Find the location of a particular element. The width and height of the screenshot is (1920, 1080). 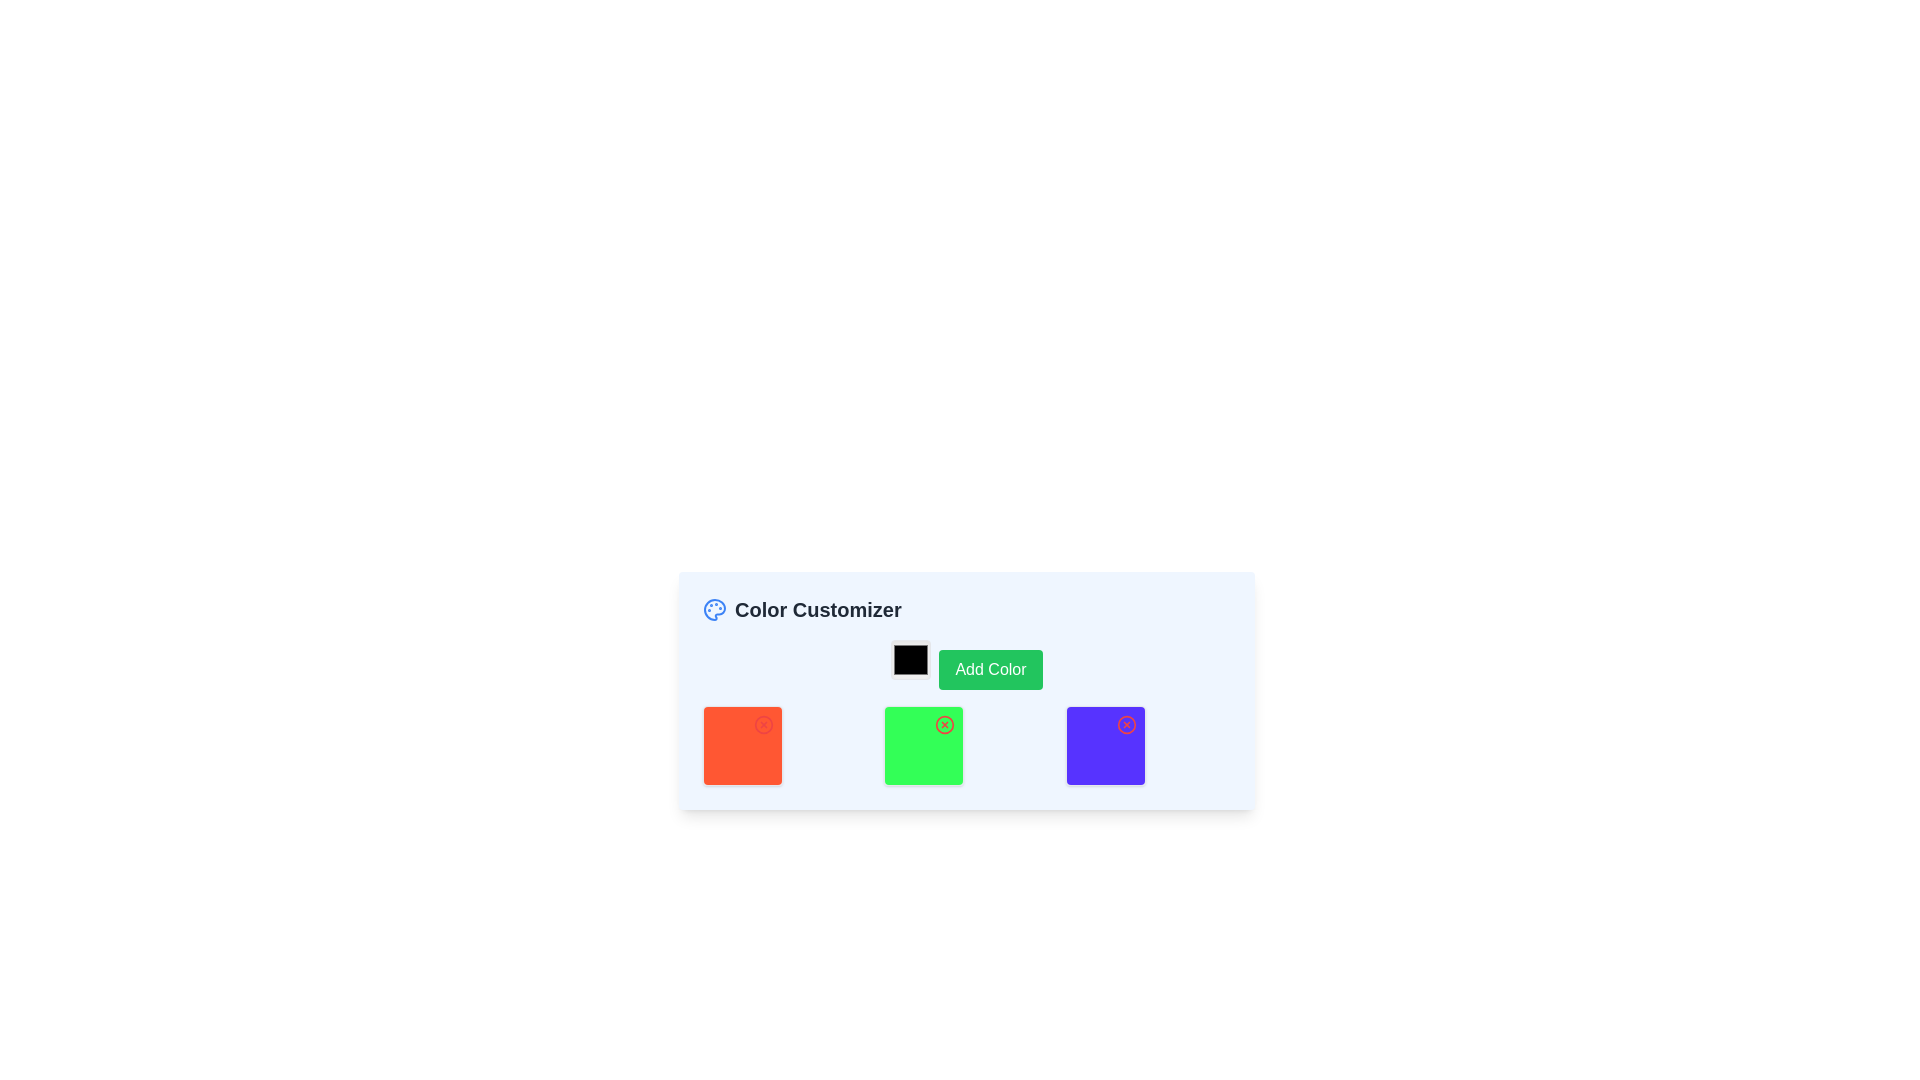

the delete button on the vivid purple square block with rounded corners is located at coordinates (1104, 745).